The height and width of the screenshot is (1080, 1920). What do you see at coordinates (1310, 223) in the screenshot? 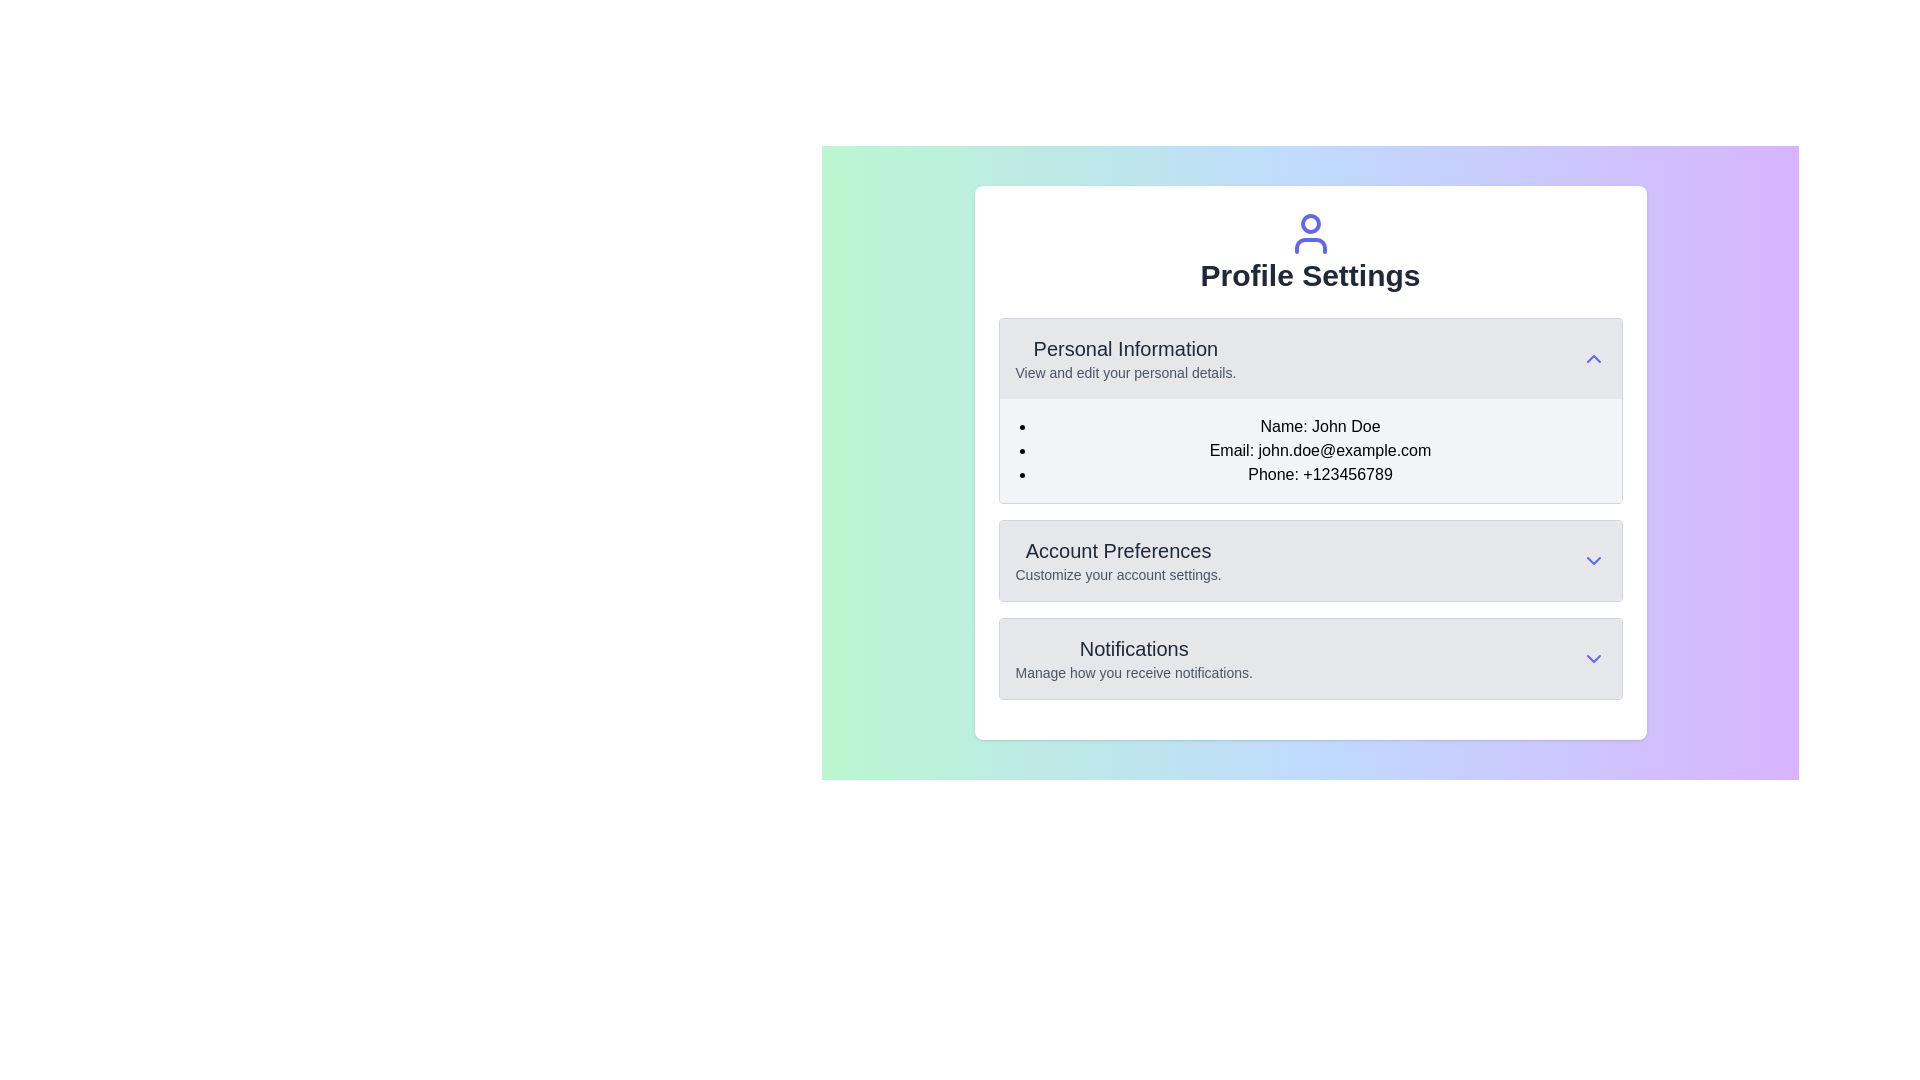
I see `the SVG Circle Shape that represents the user's head within the profile icon, which is located above the text 'Profile Settings'` at bounding box center [1310, 223].